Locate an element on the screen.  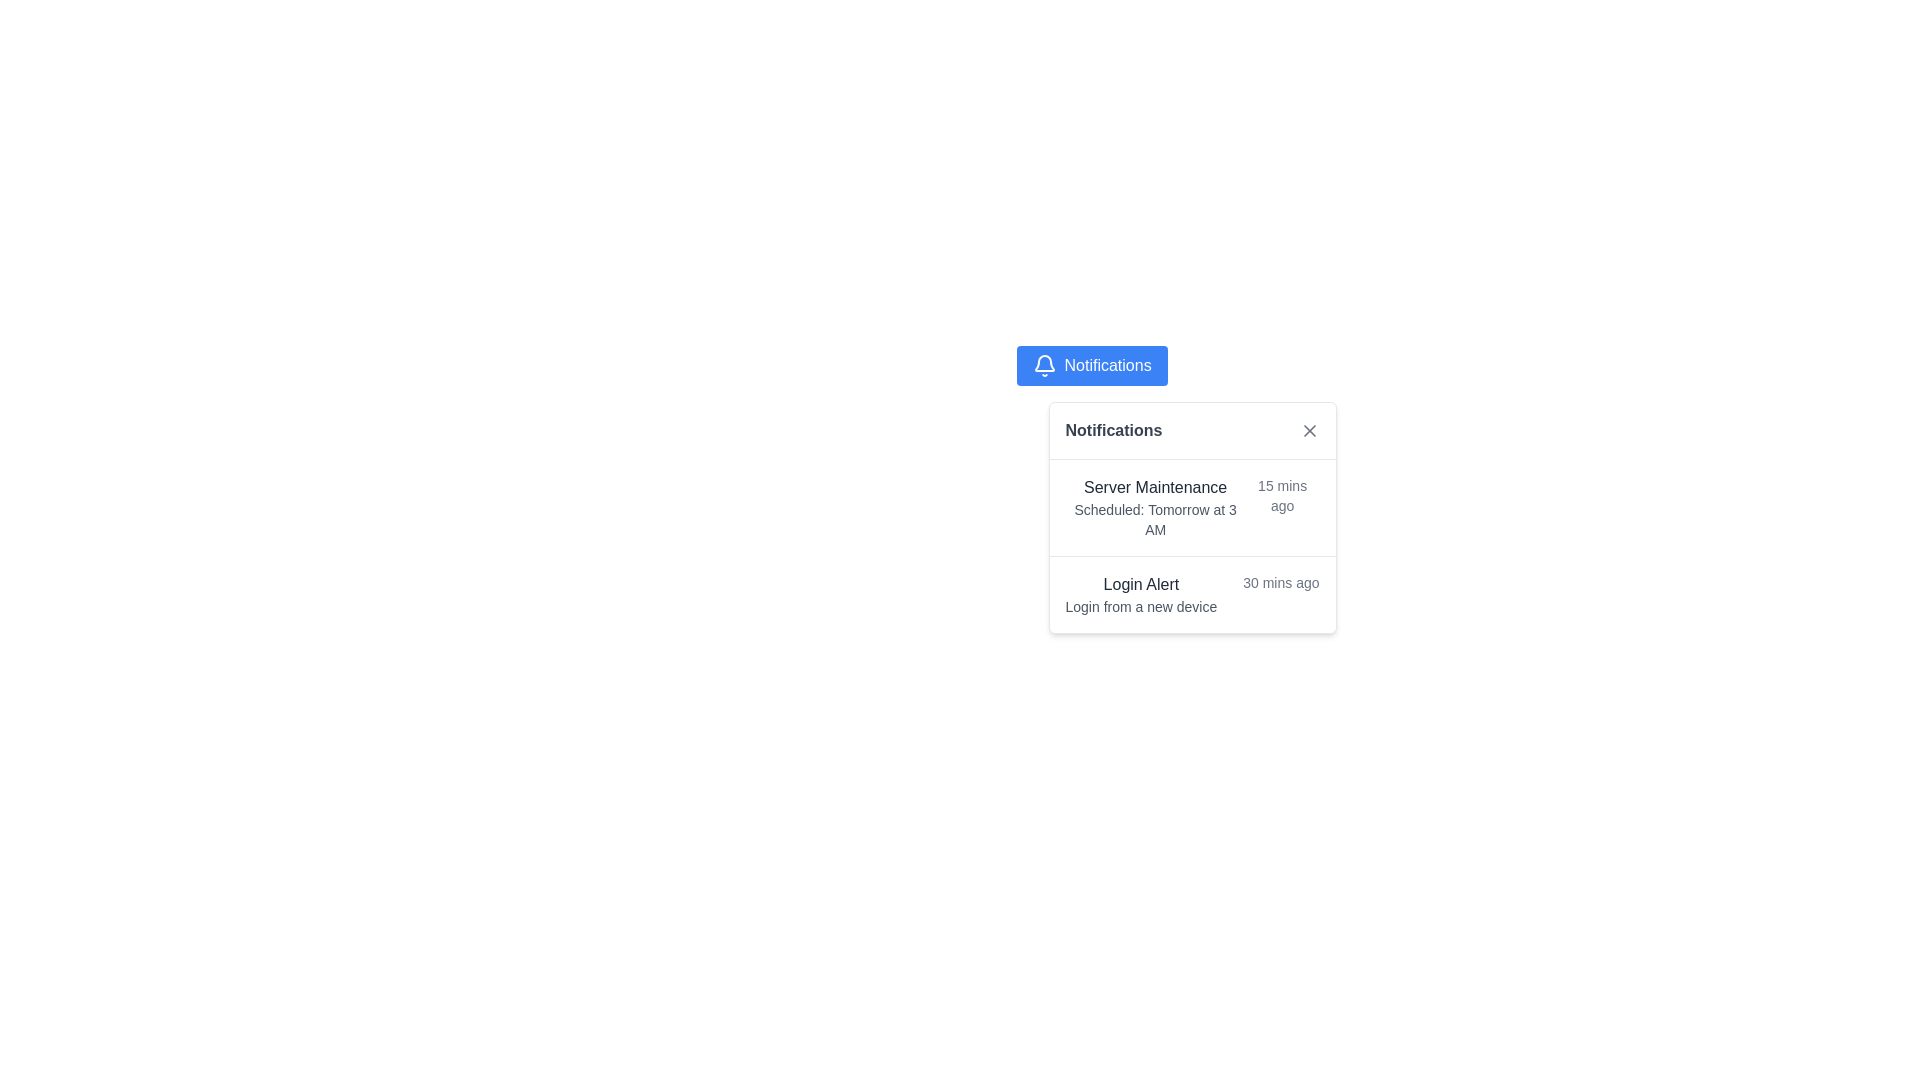
the close button located in the top-right corner of the notifications popup is located at coordinates (1309, 430).